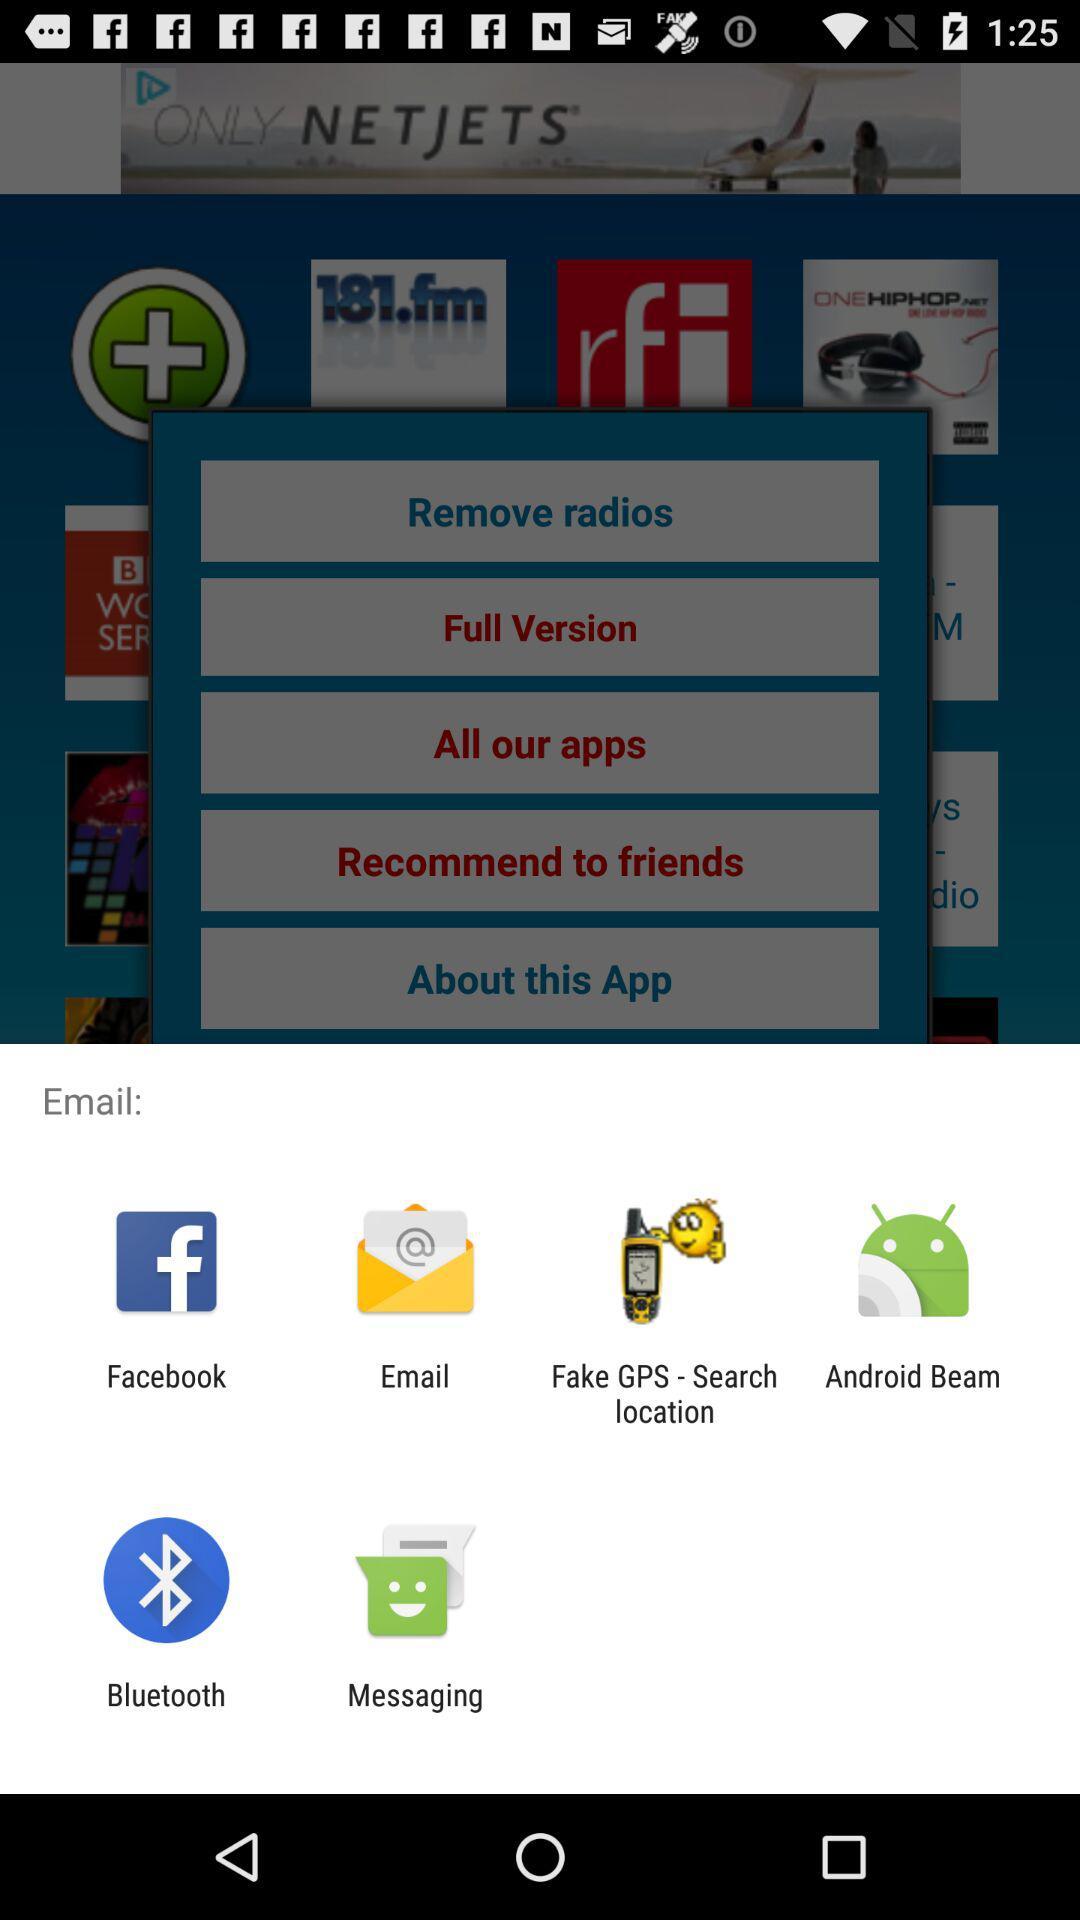  I want to click on the bluetooth, so click(165, 1711).